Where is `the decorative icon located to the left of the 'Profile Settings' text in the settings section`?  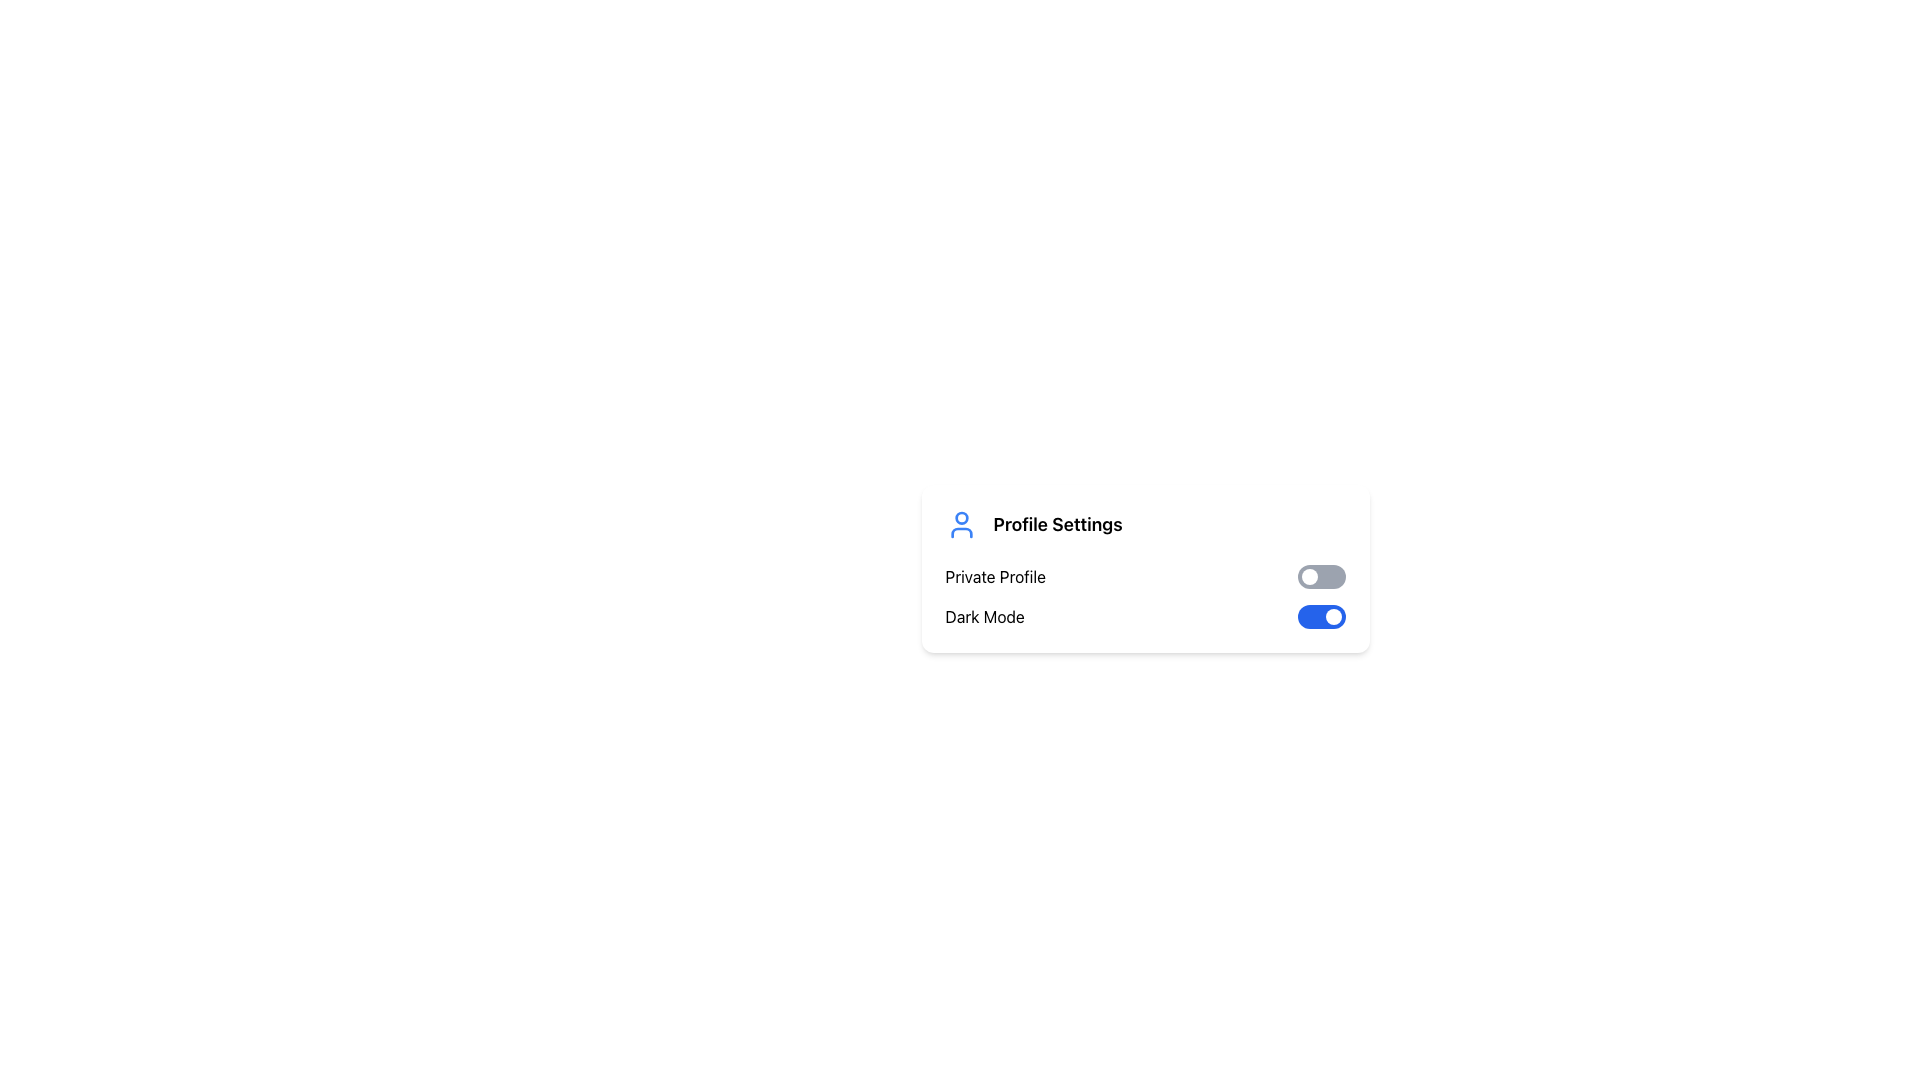
the decorative icon located to the left of the 'Profile Settings' text in the settings section is located at coordinates (961, 523).